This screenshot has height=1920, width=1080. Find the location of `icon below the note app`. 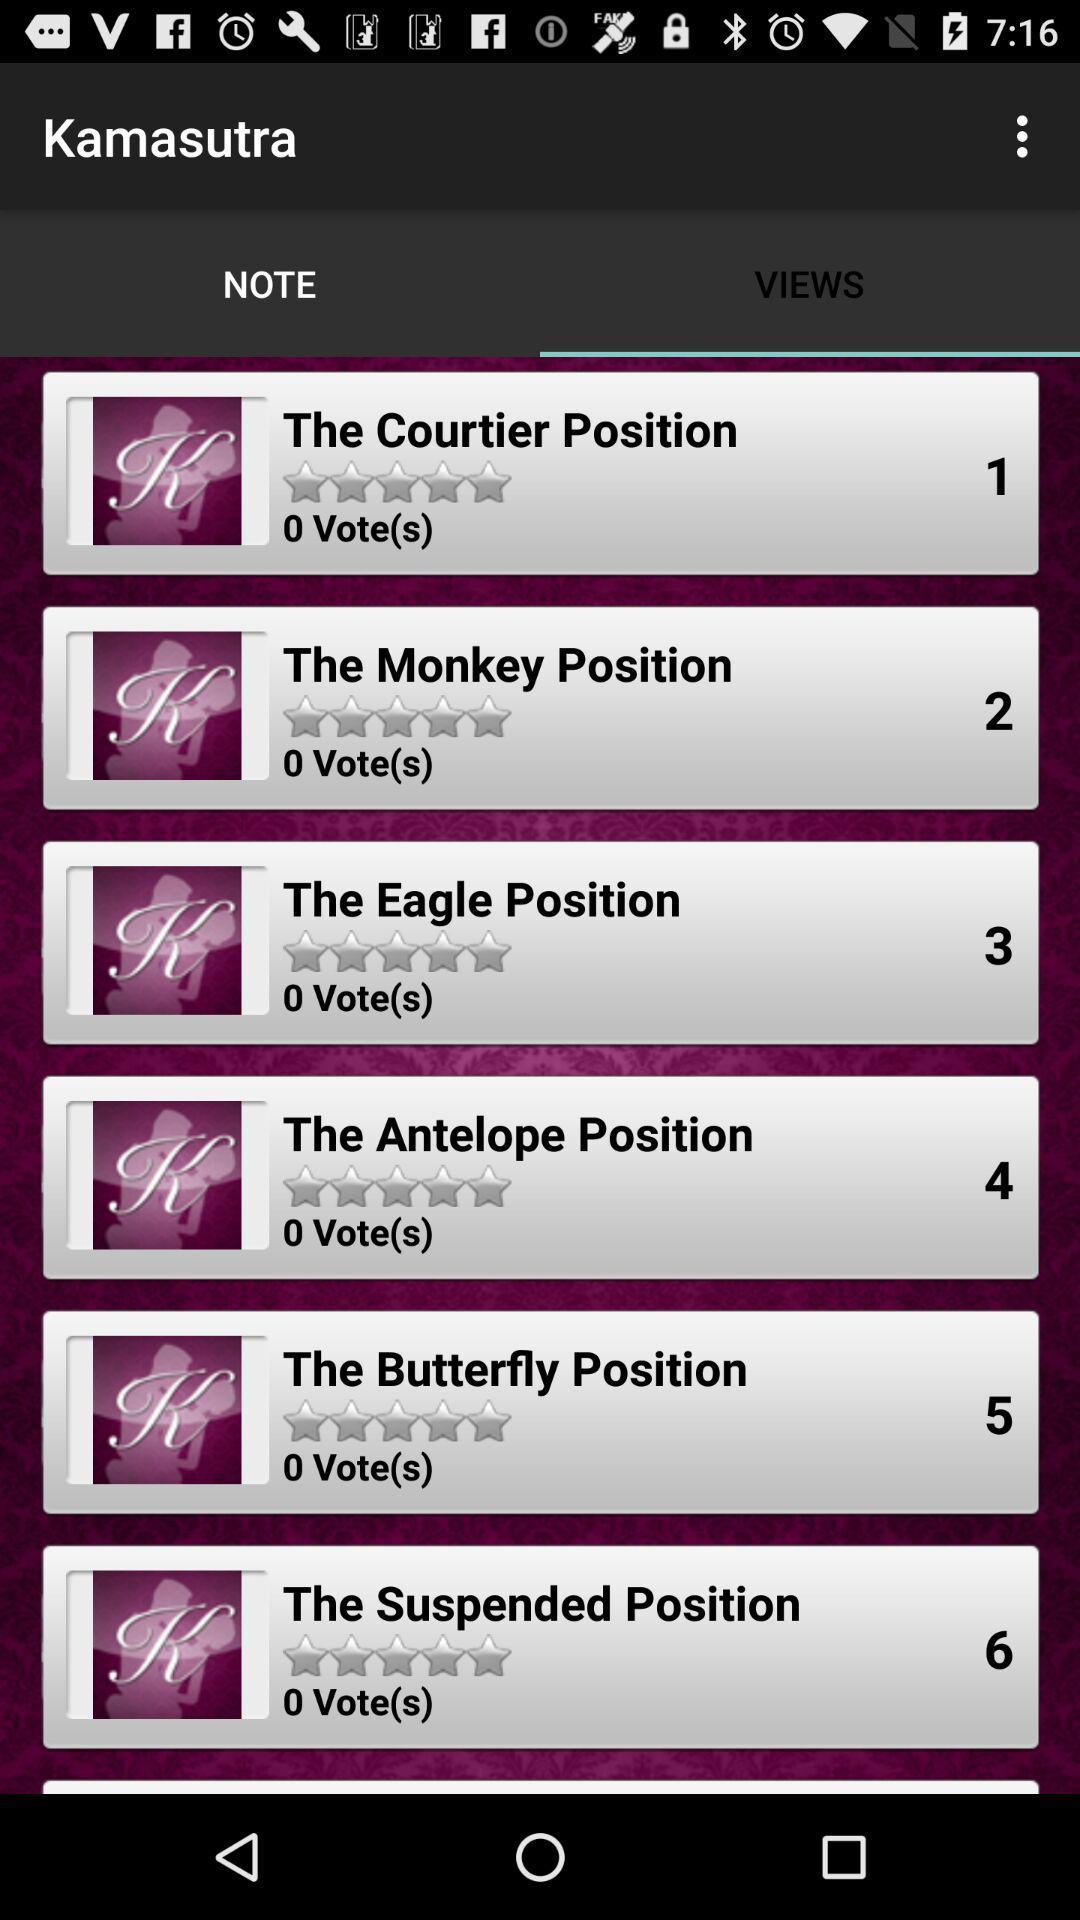

icon below the note app is located at coordinates (509, 427).